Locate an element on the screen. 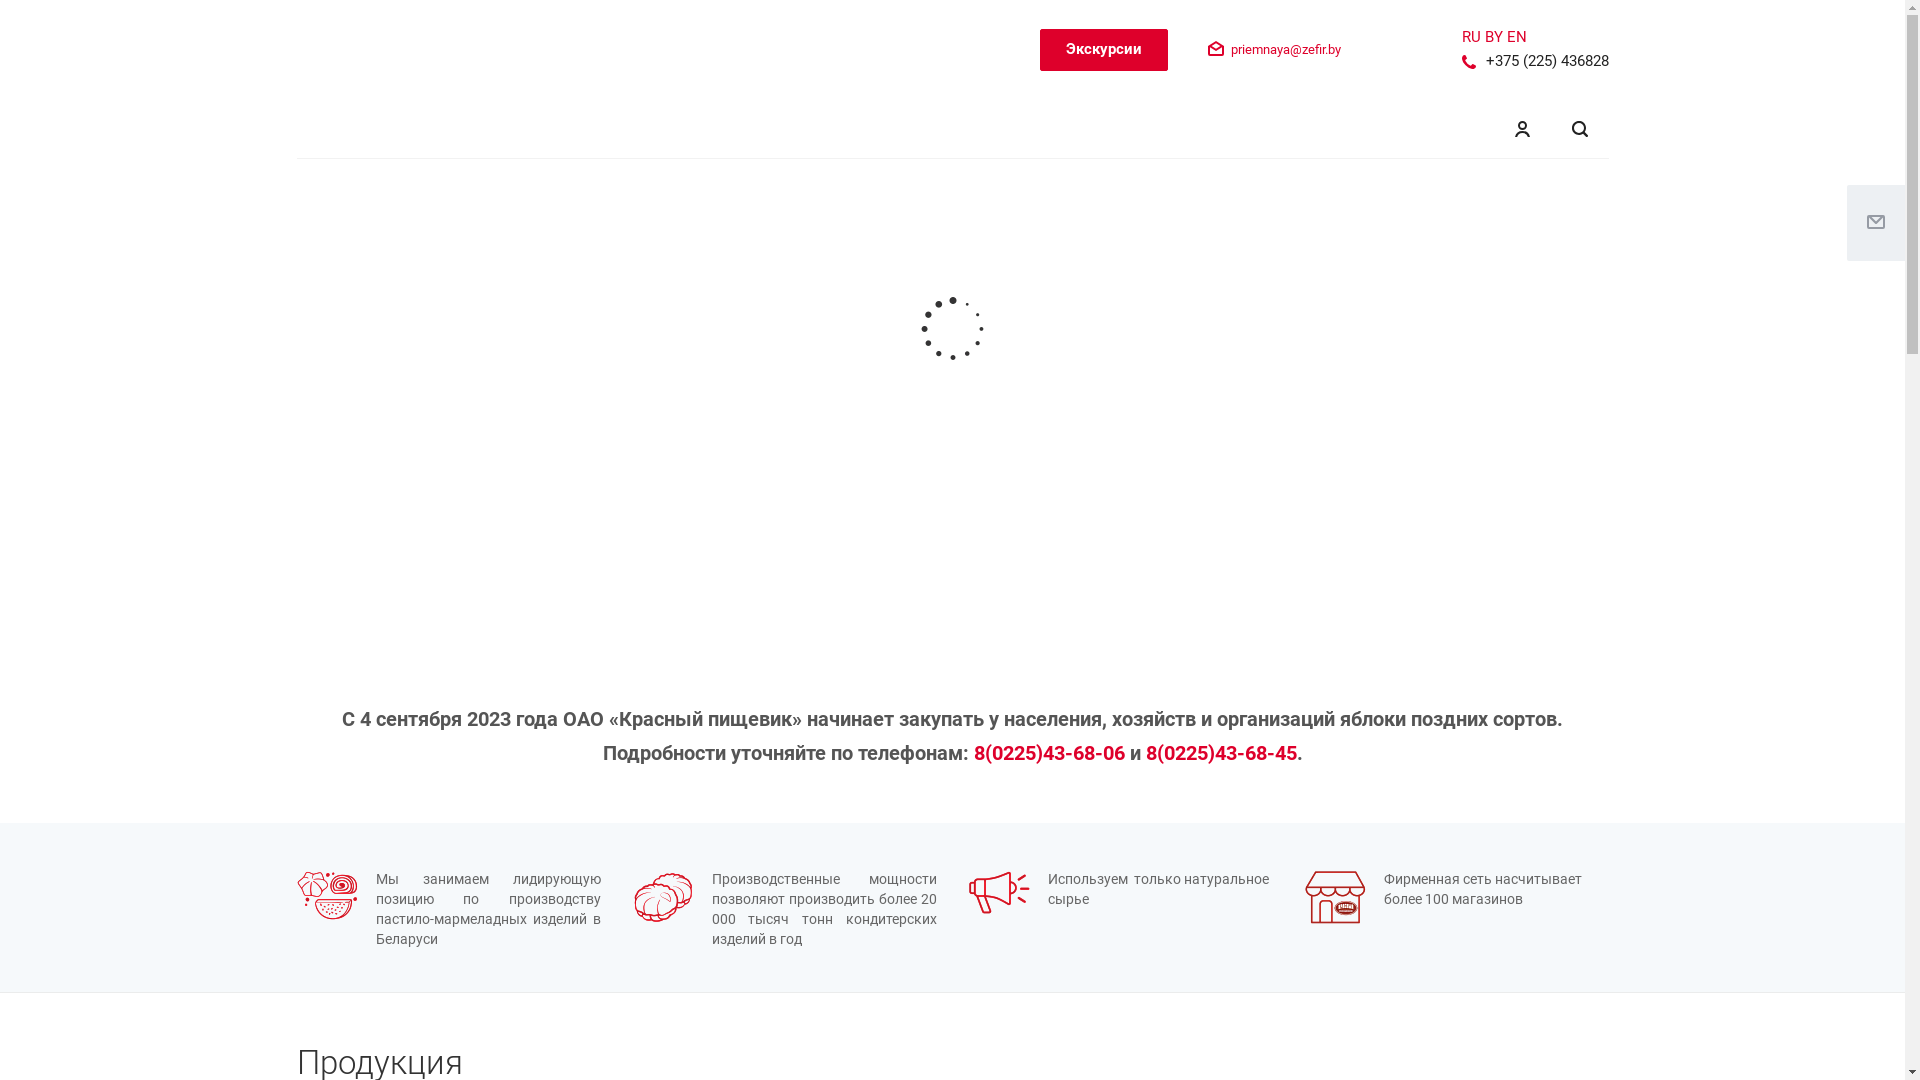 This screenshot has width=1920, height=1080. 'priemnaya@zefir.by' is located at coordinates (1286, 48).